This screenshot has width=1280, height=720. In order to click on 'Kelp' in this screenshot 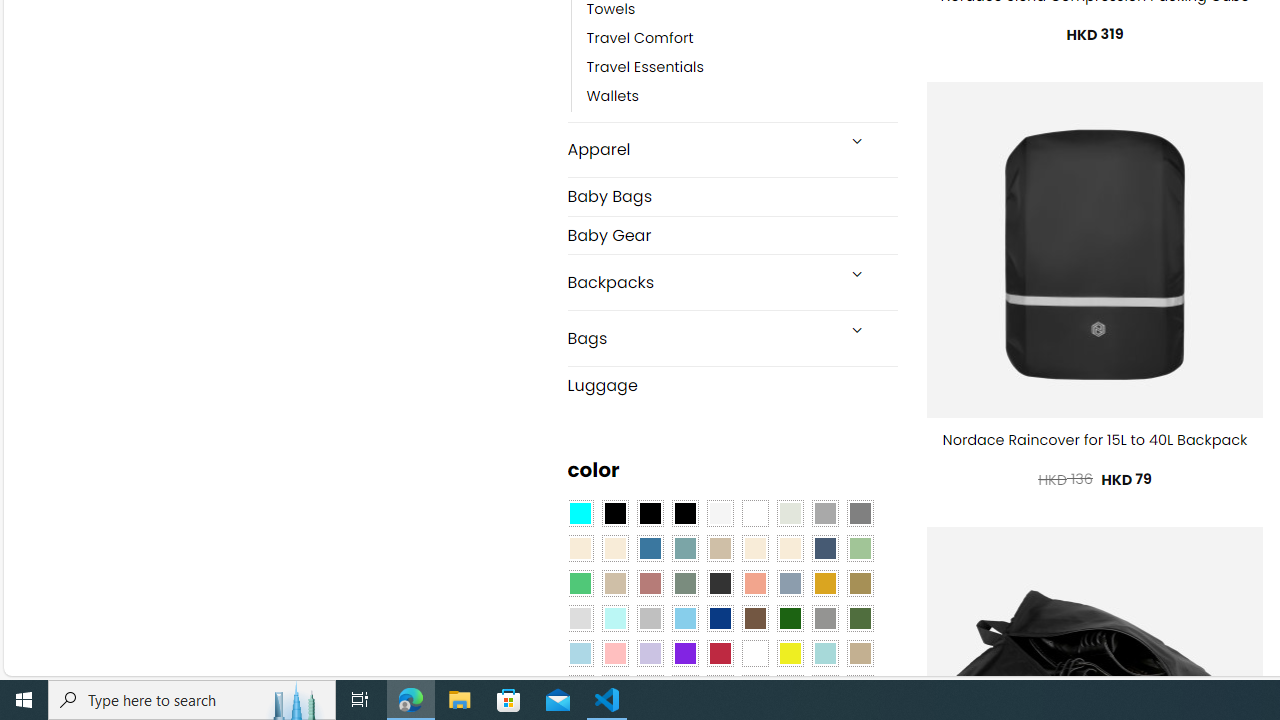, I will do `click(860, 583)`.